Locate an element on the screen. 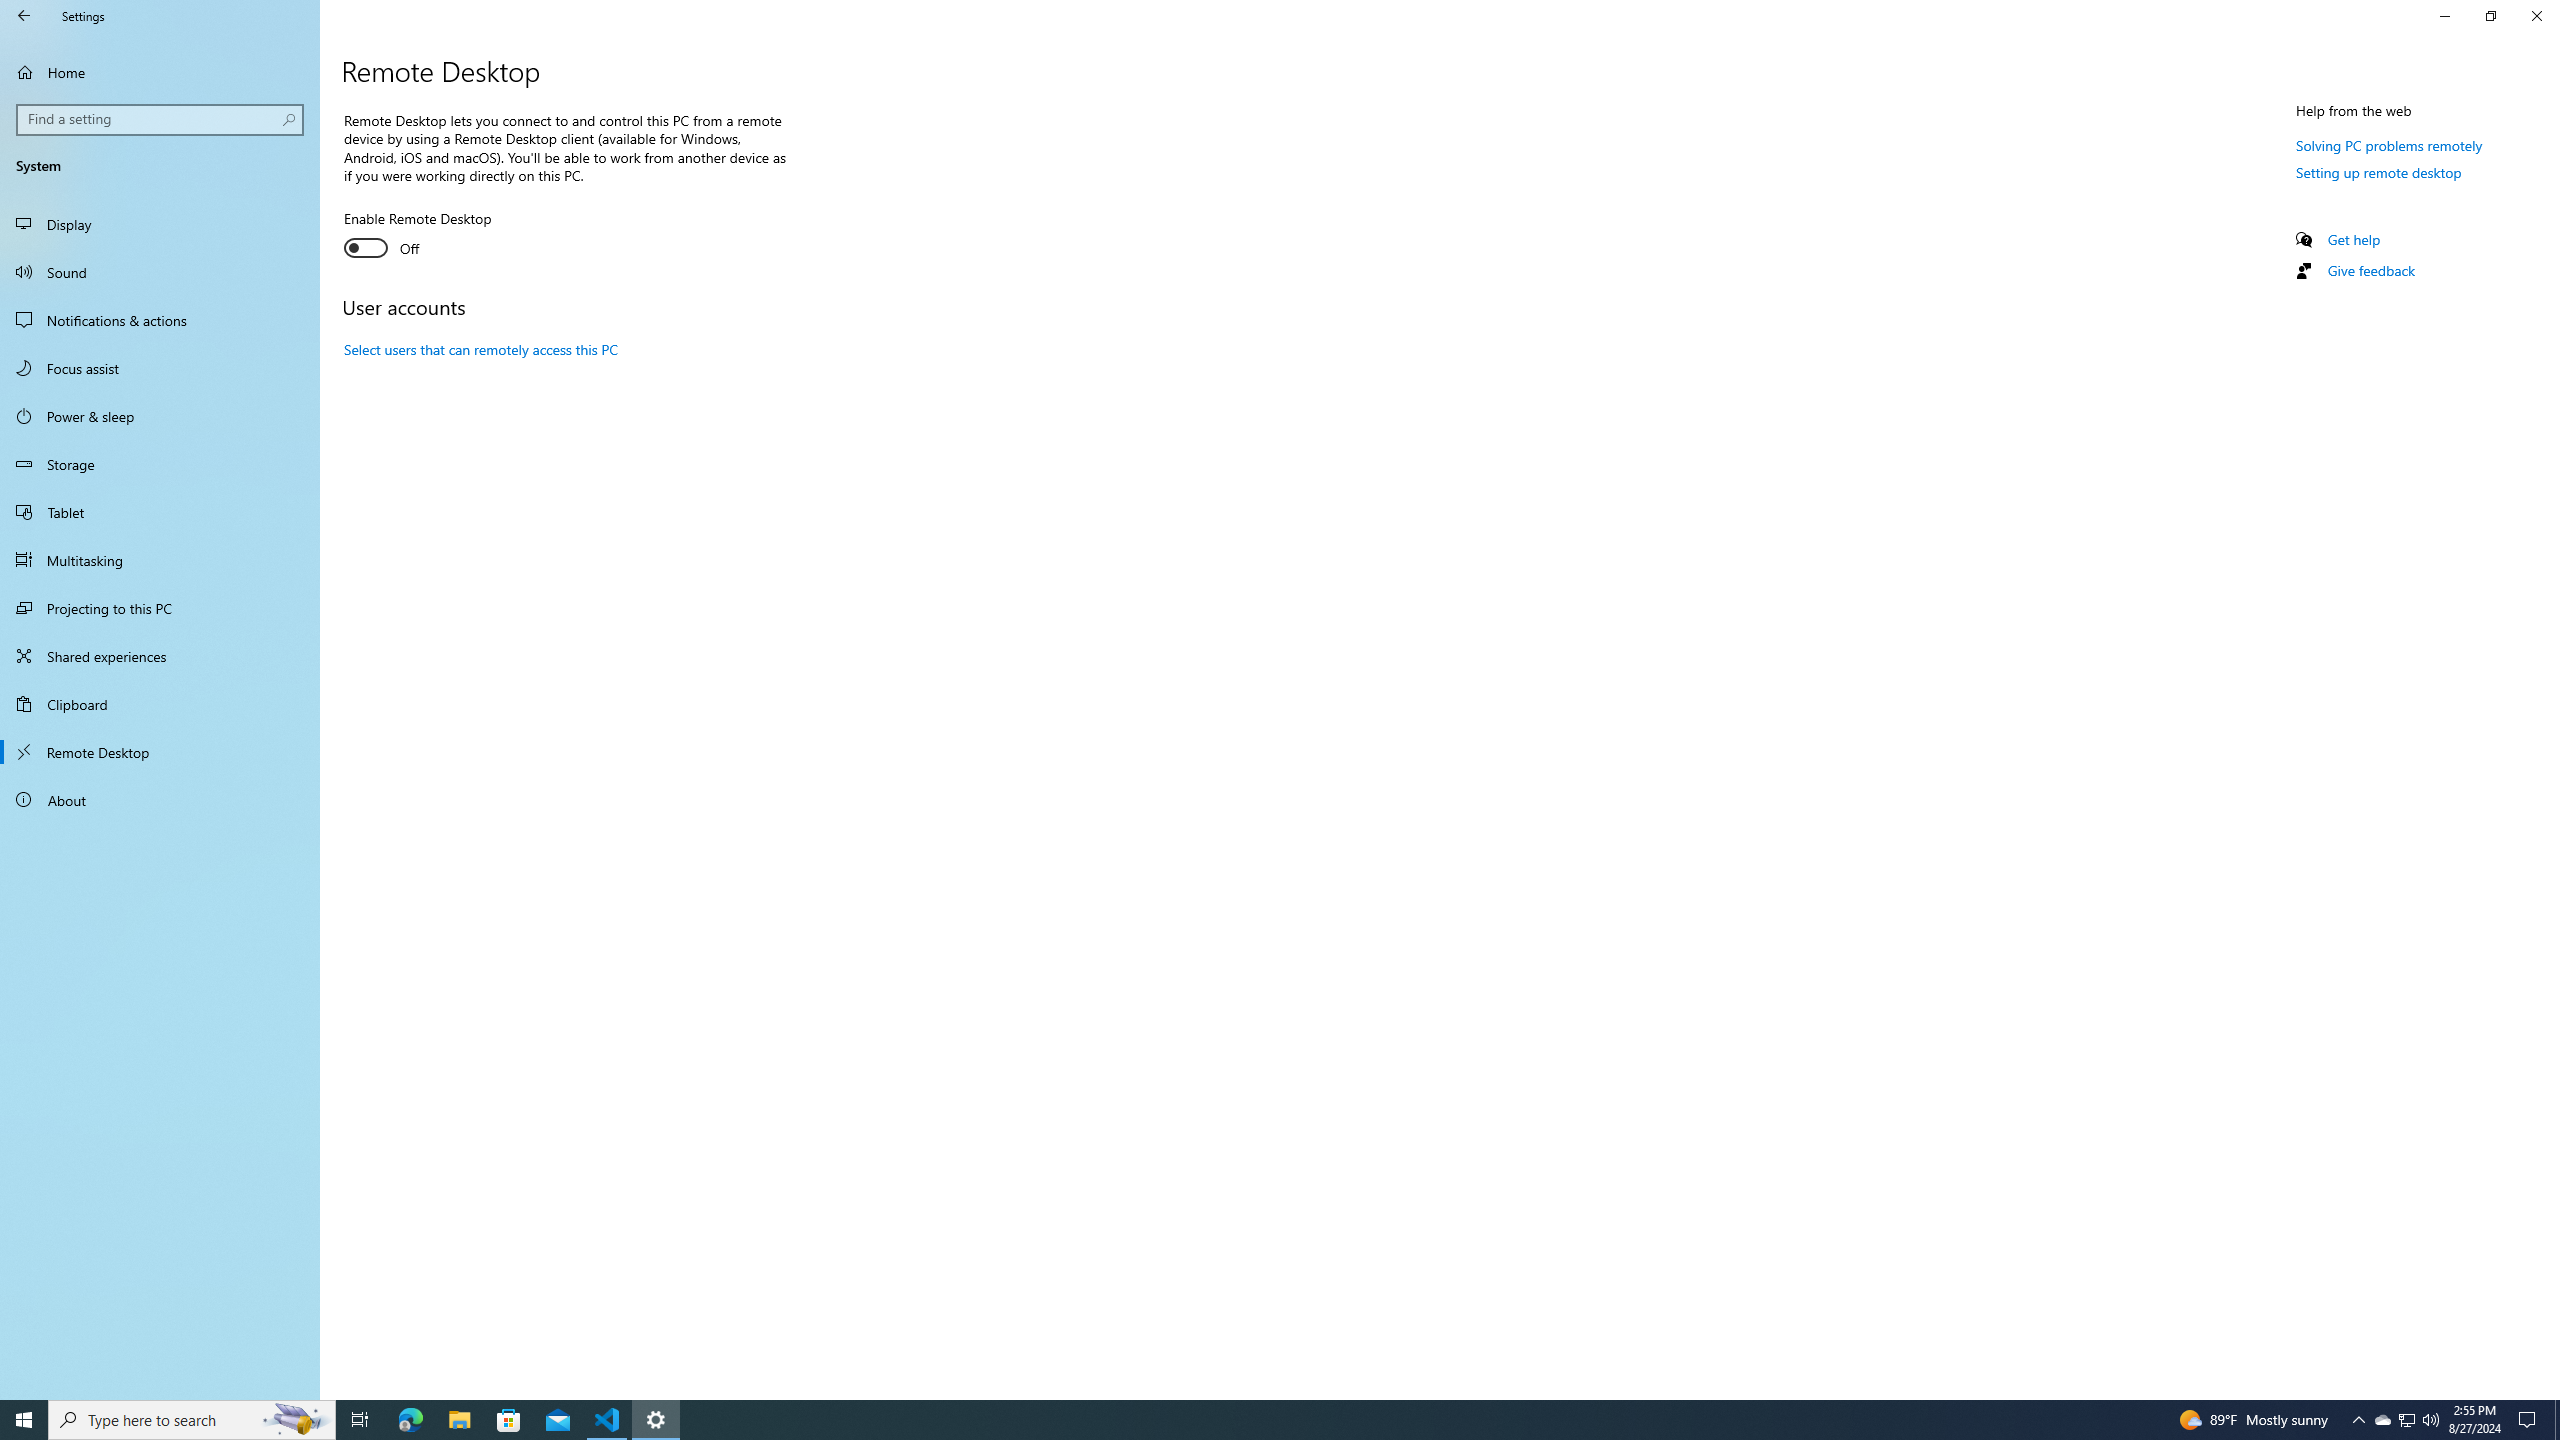  'Settings - 1 running window' is located at coordinates (656, 1418).